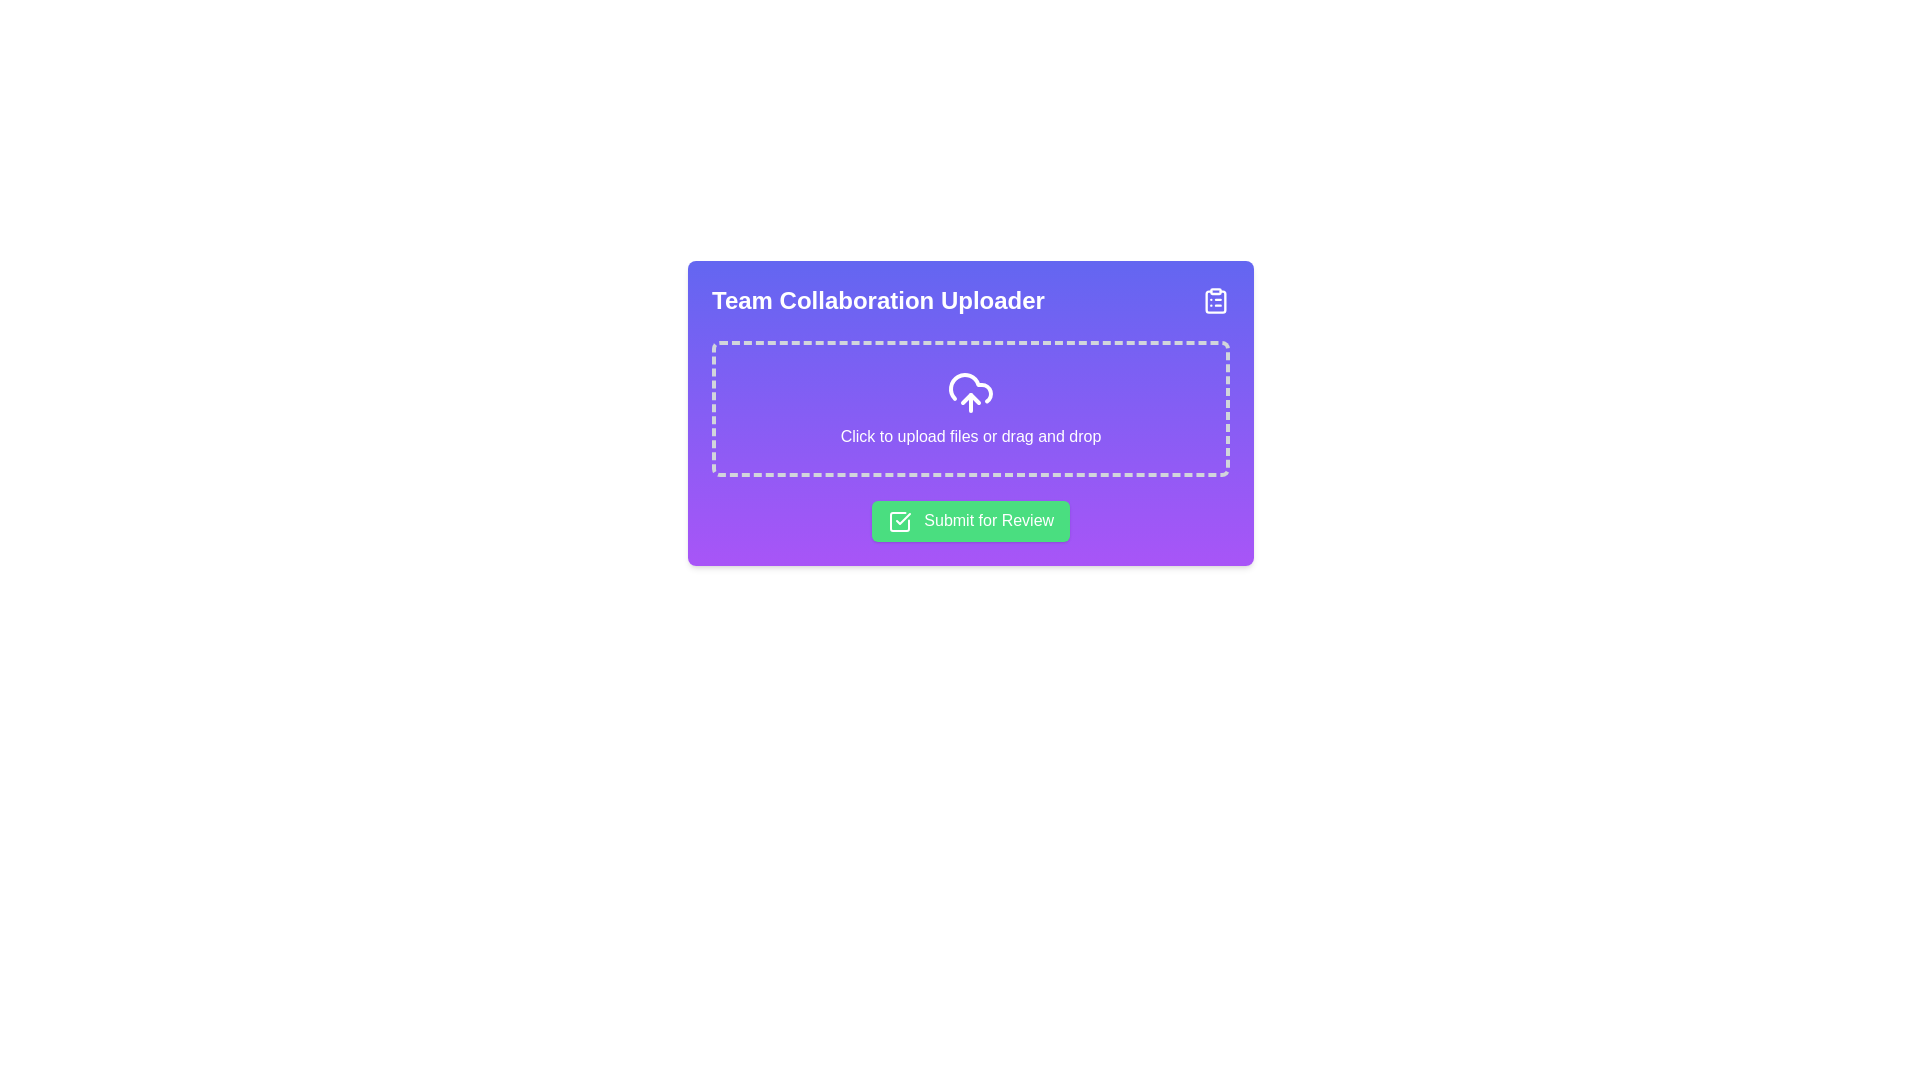  I want to click on the cloud upload icon, which is represented by a white cloud with an upward arrow on a purple background, to initiate the upload dialog, so click(970, 393).